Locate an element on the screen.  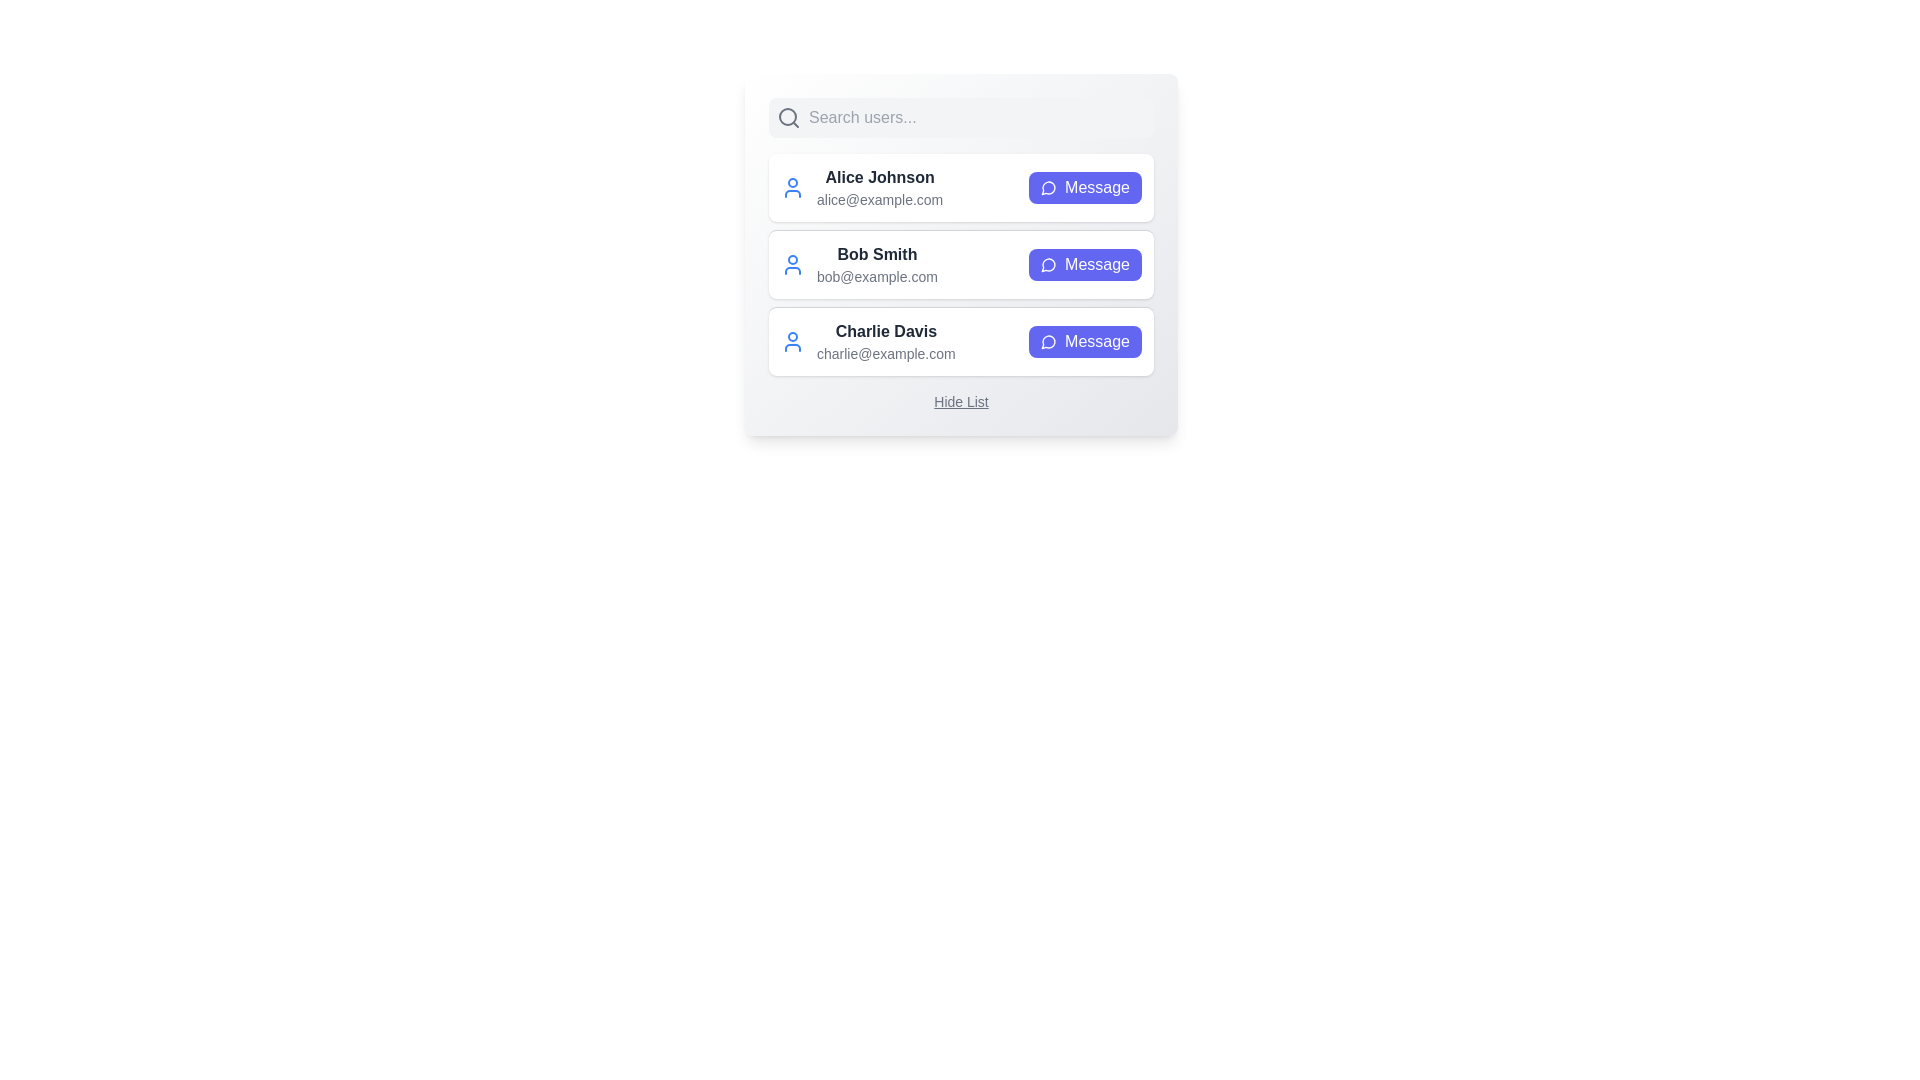
the 'Message' button corresponding to Alice Johnson is located at coordinates (1084, 188).